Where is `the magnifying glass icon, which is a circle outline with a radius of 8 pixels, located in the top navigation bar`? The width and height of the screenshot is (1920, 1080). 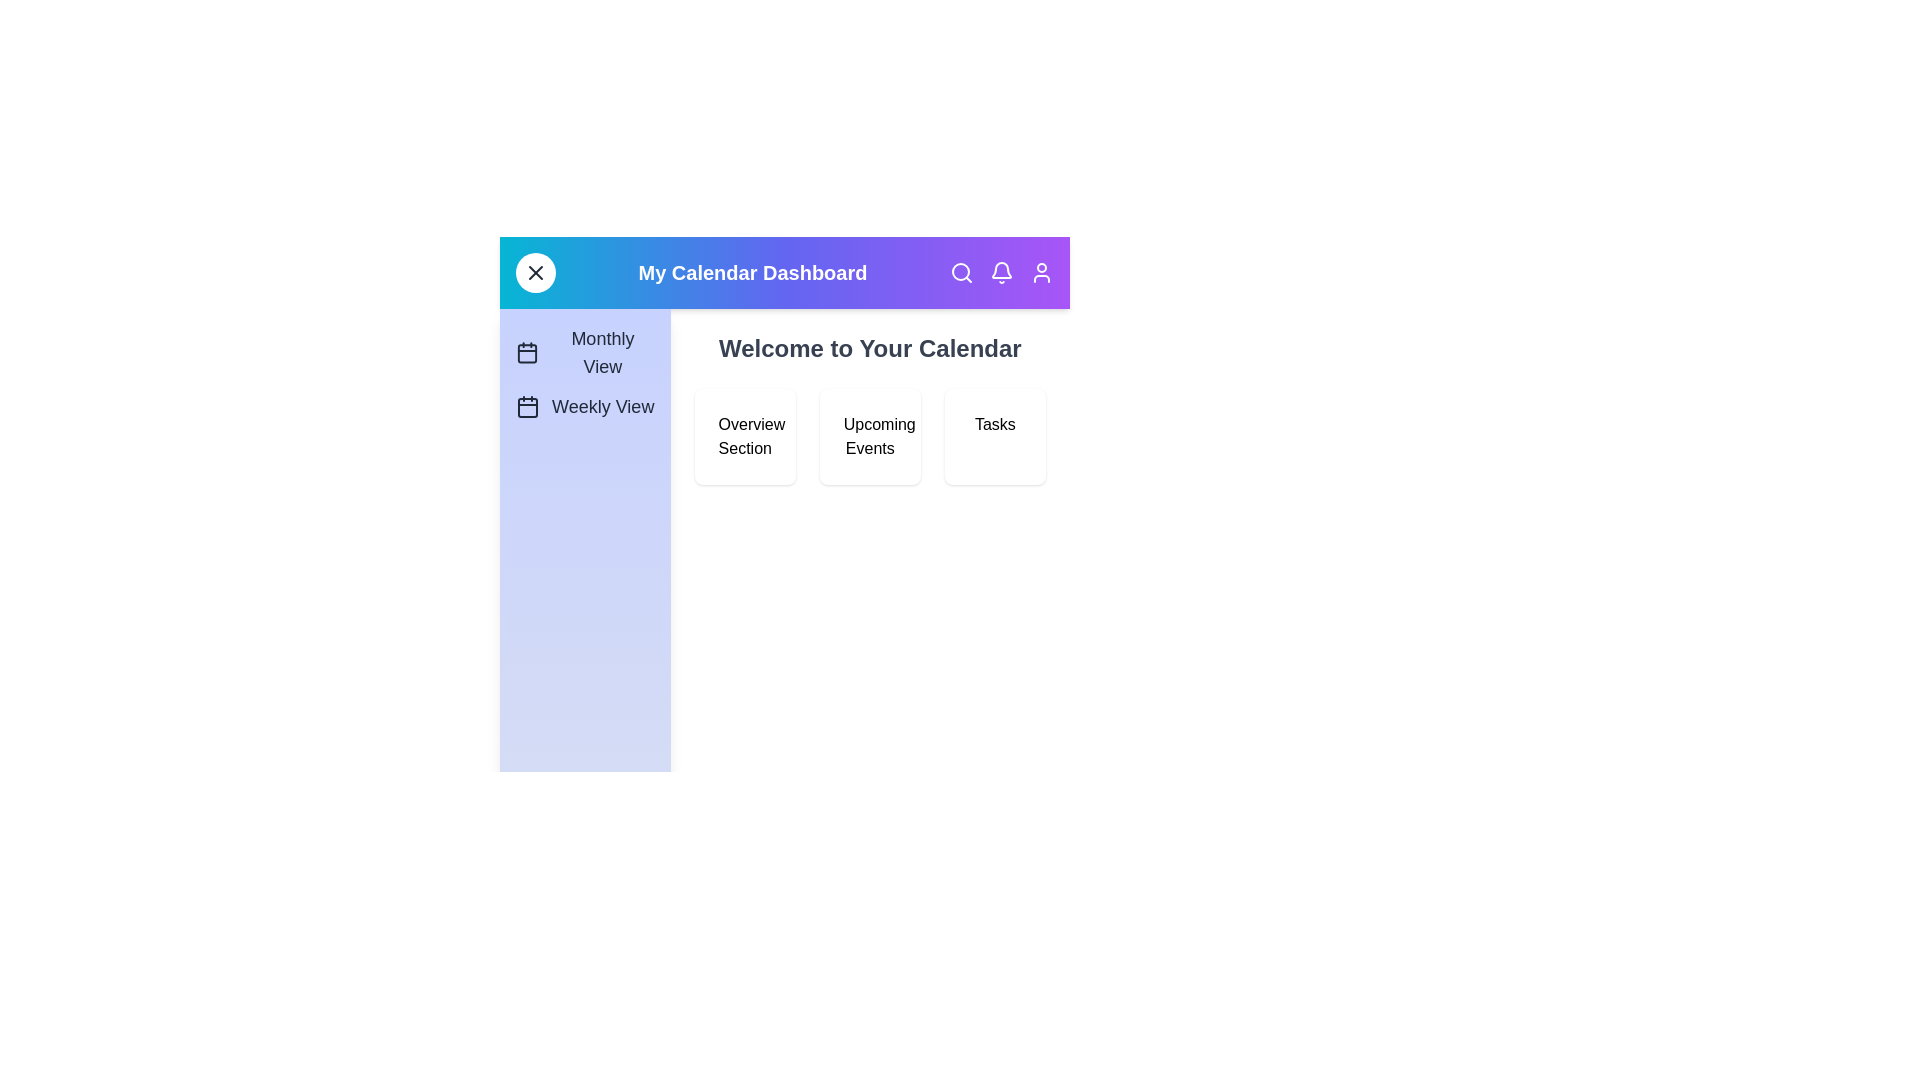 the magnifying glass icon, which is a circle outline with a radius of 8 pixels, located in the top navigation bar is located at coordinates (960, 272).